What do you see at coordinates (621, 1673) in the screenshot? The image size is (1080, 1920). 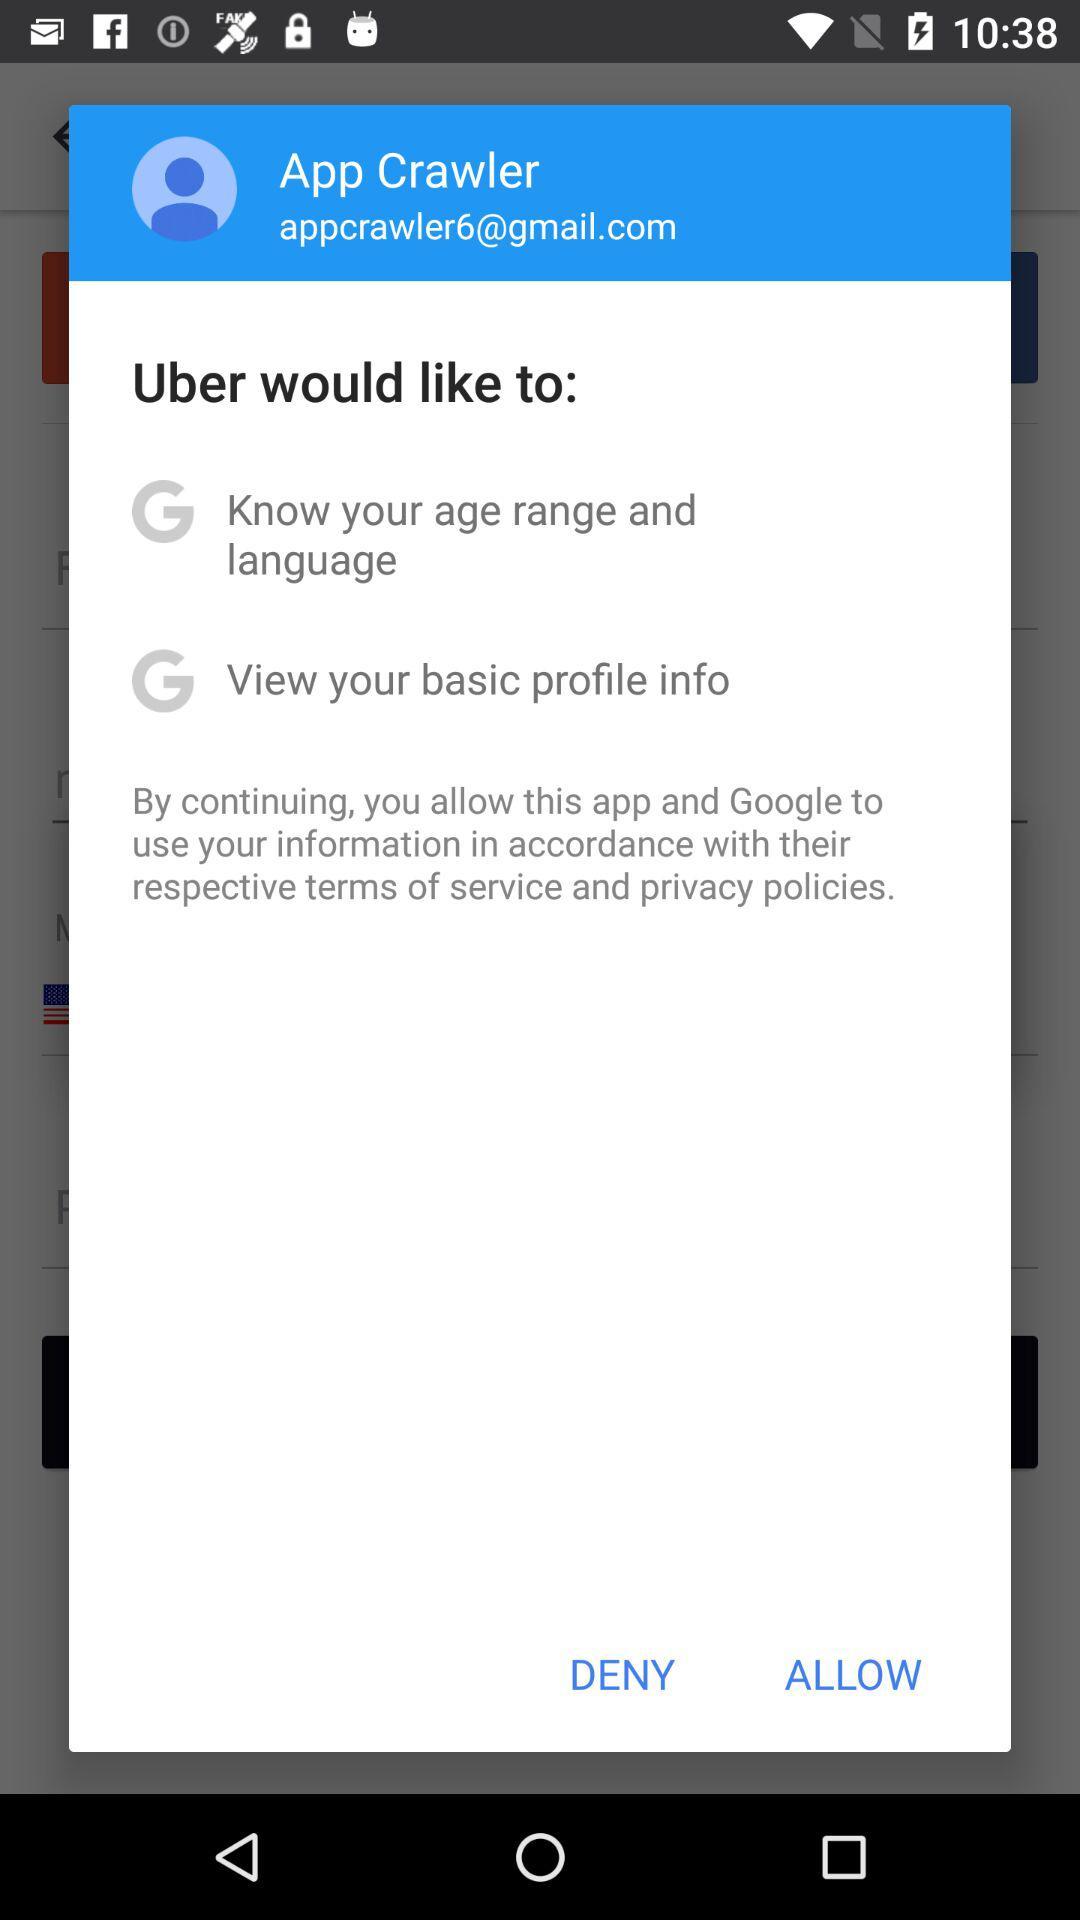 I see `the button to the left of the allow item` at bounding box center [621, 1673].